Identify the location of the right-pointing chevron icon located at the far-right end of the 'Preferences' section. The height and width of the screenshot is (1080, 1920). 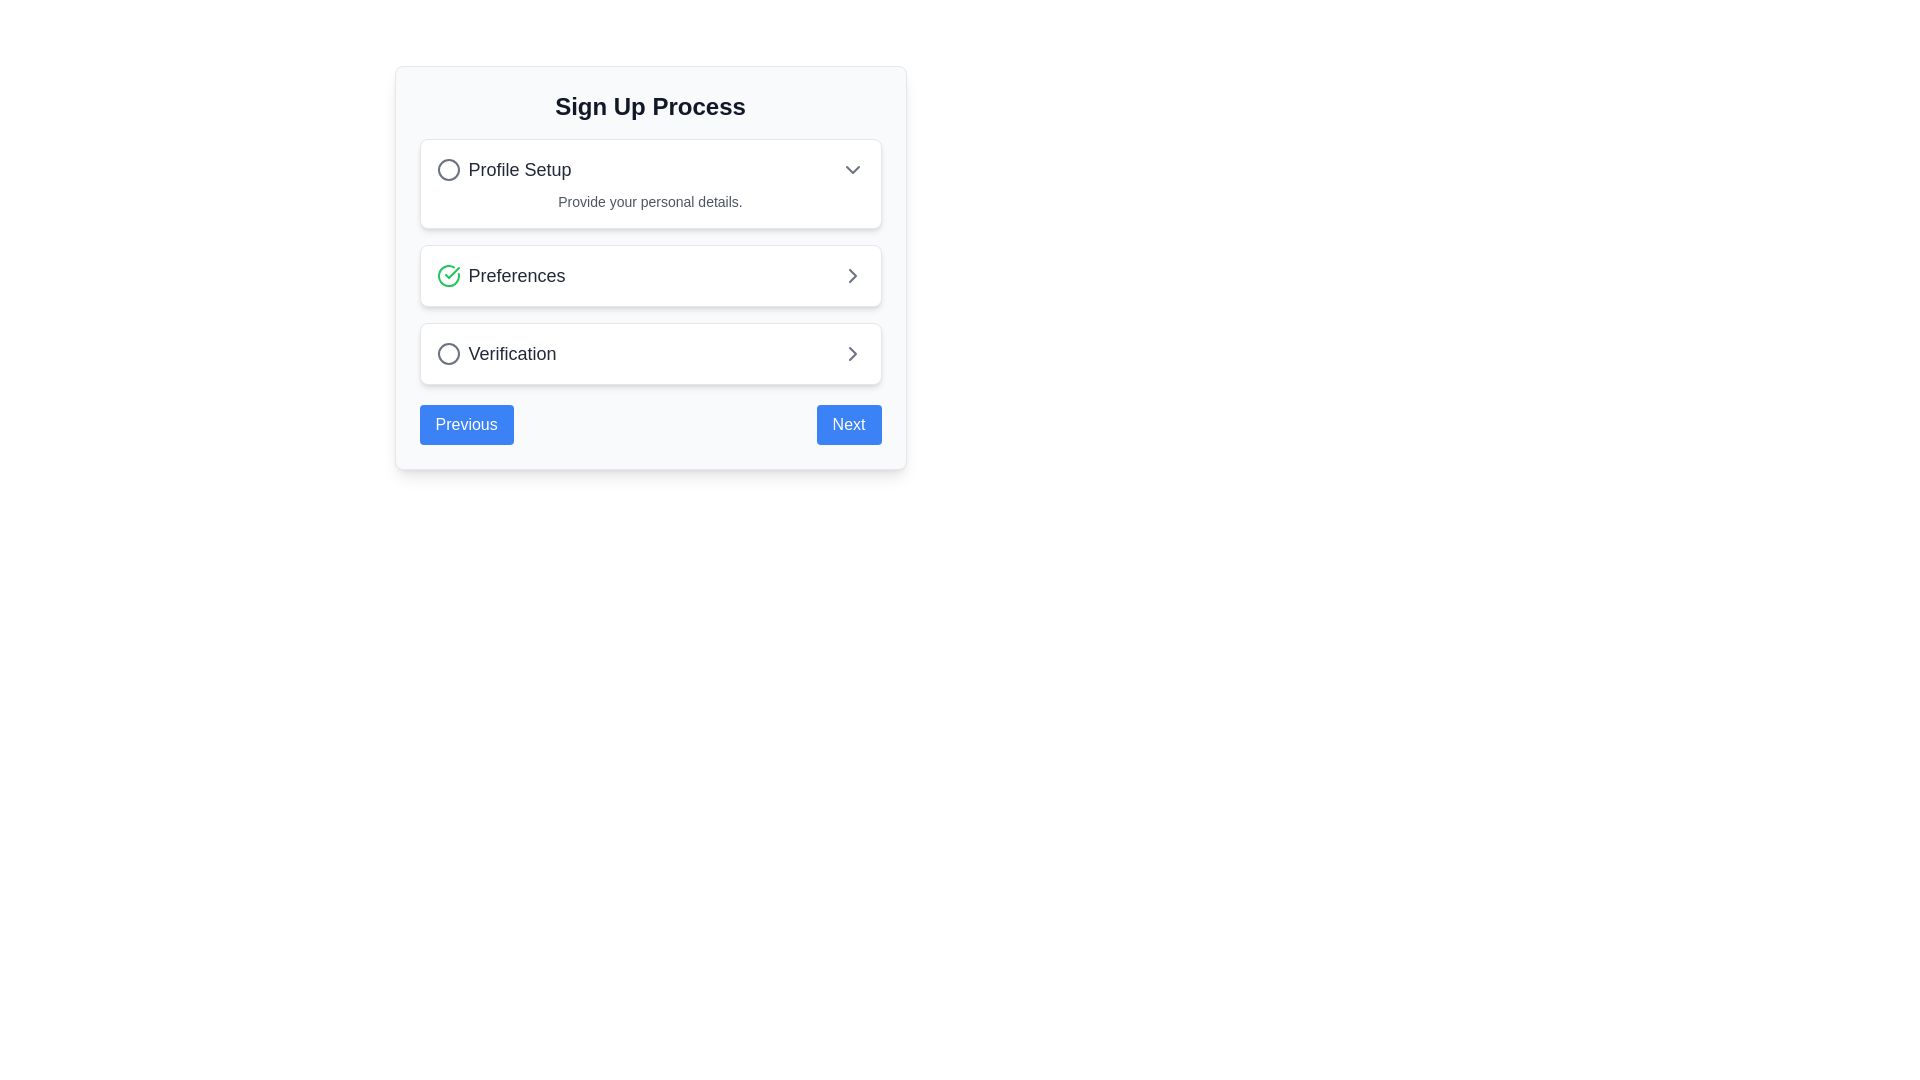
(852, 276).